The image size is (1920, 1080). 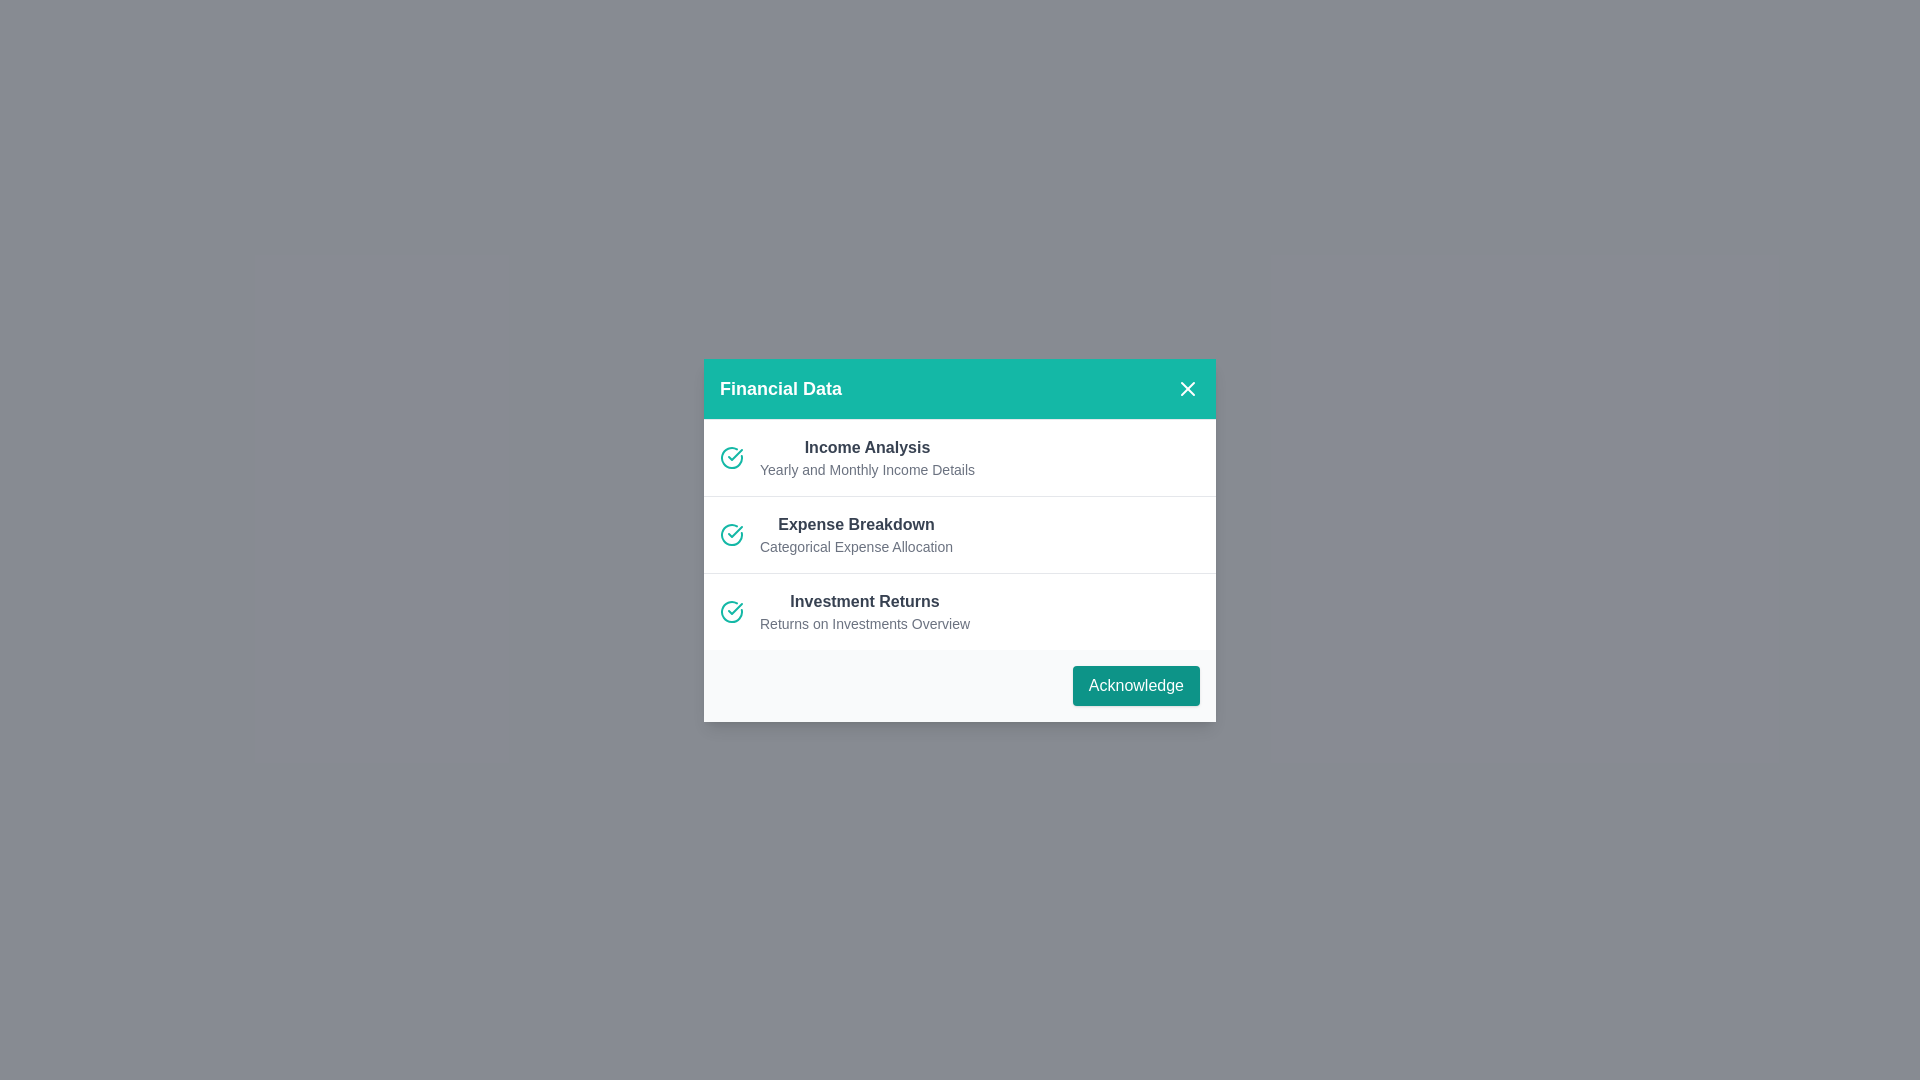 What do you see at coordinates (1188, 388) in the screenshot?
I see `the close button in the header of the dialog to close it` at bounding box center [1188, 388].